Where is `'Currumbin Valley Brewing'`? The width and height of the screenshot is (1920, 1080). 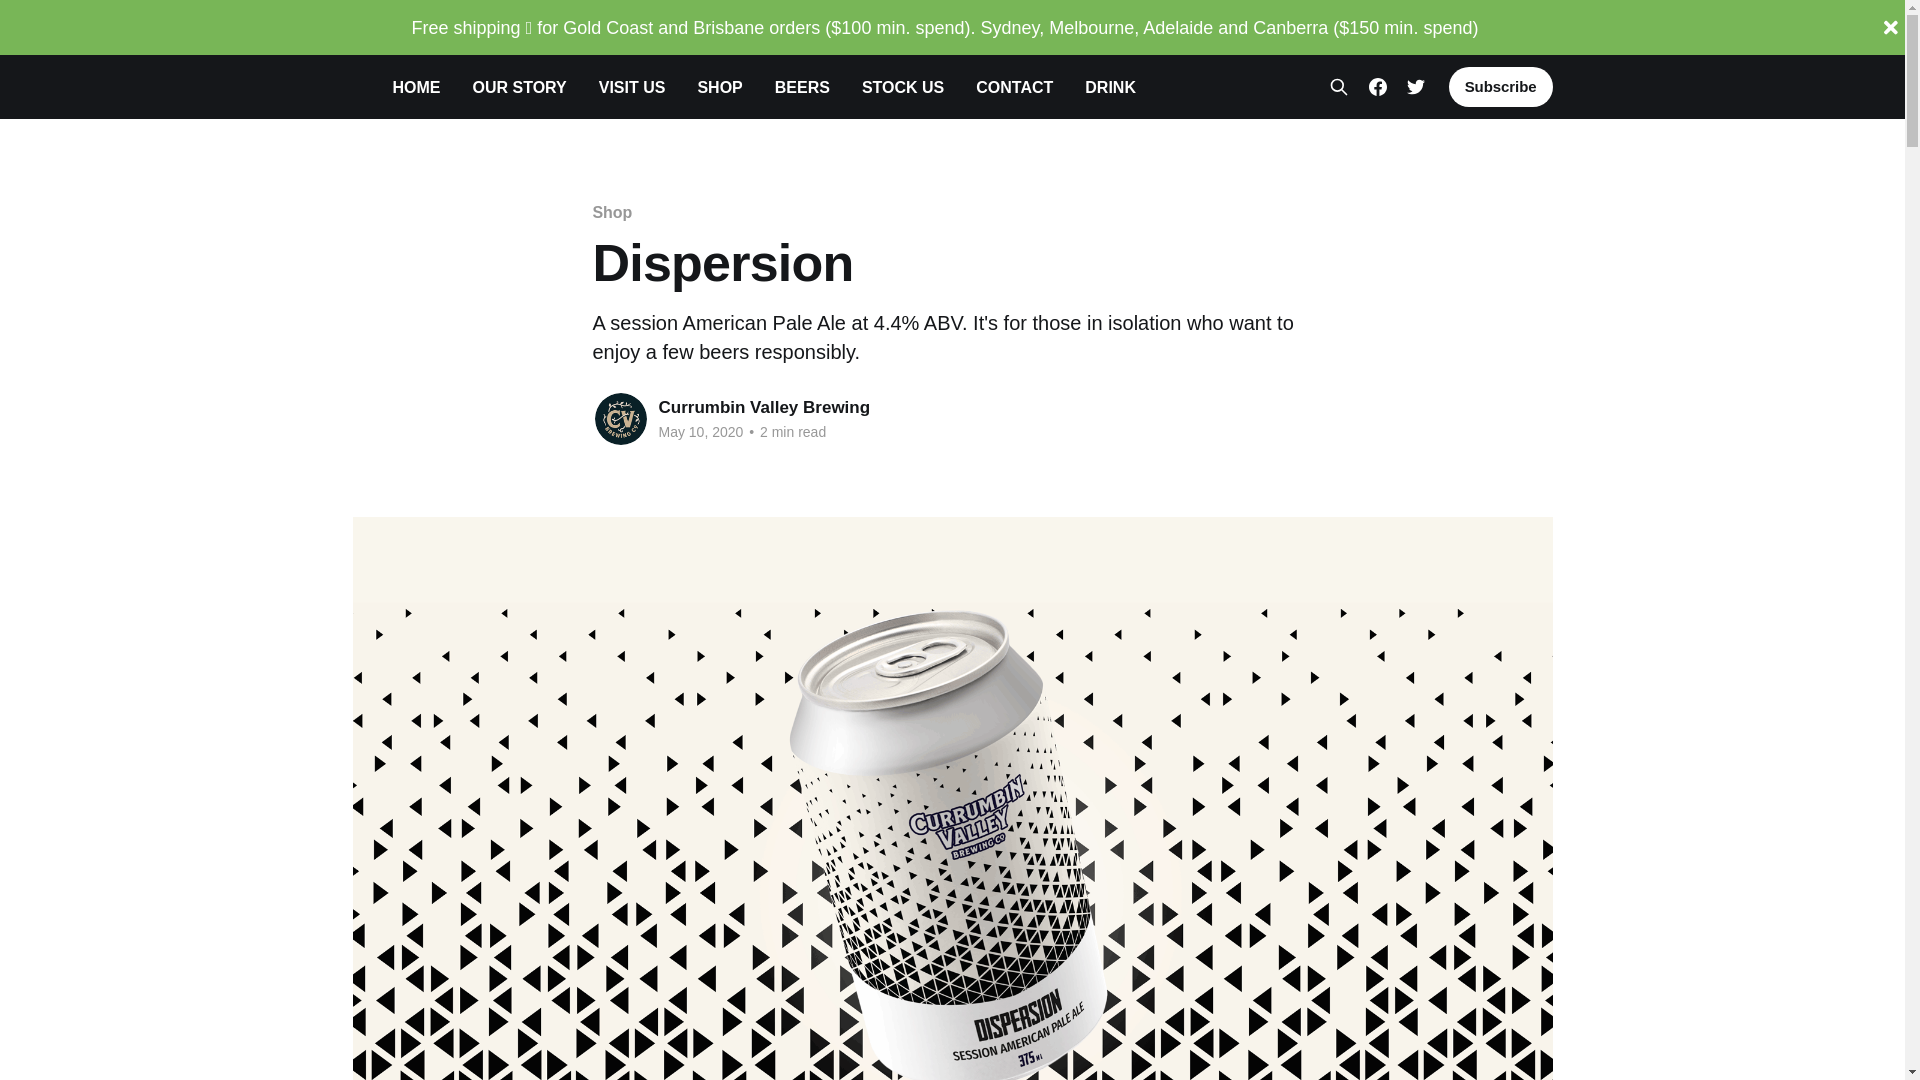
'Currumbin Valley Brewing' is located at coordinates (762, 406).